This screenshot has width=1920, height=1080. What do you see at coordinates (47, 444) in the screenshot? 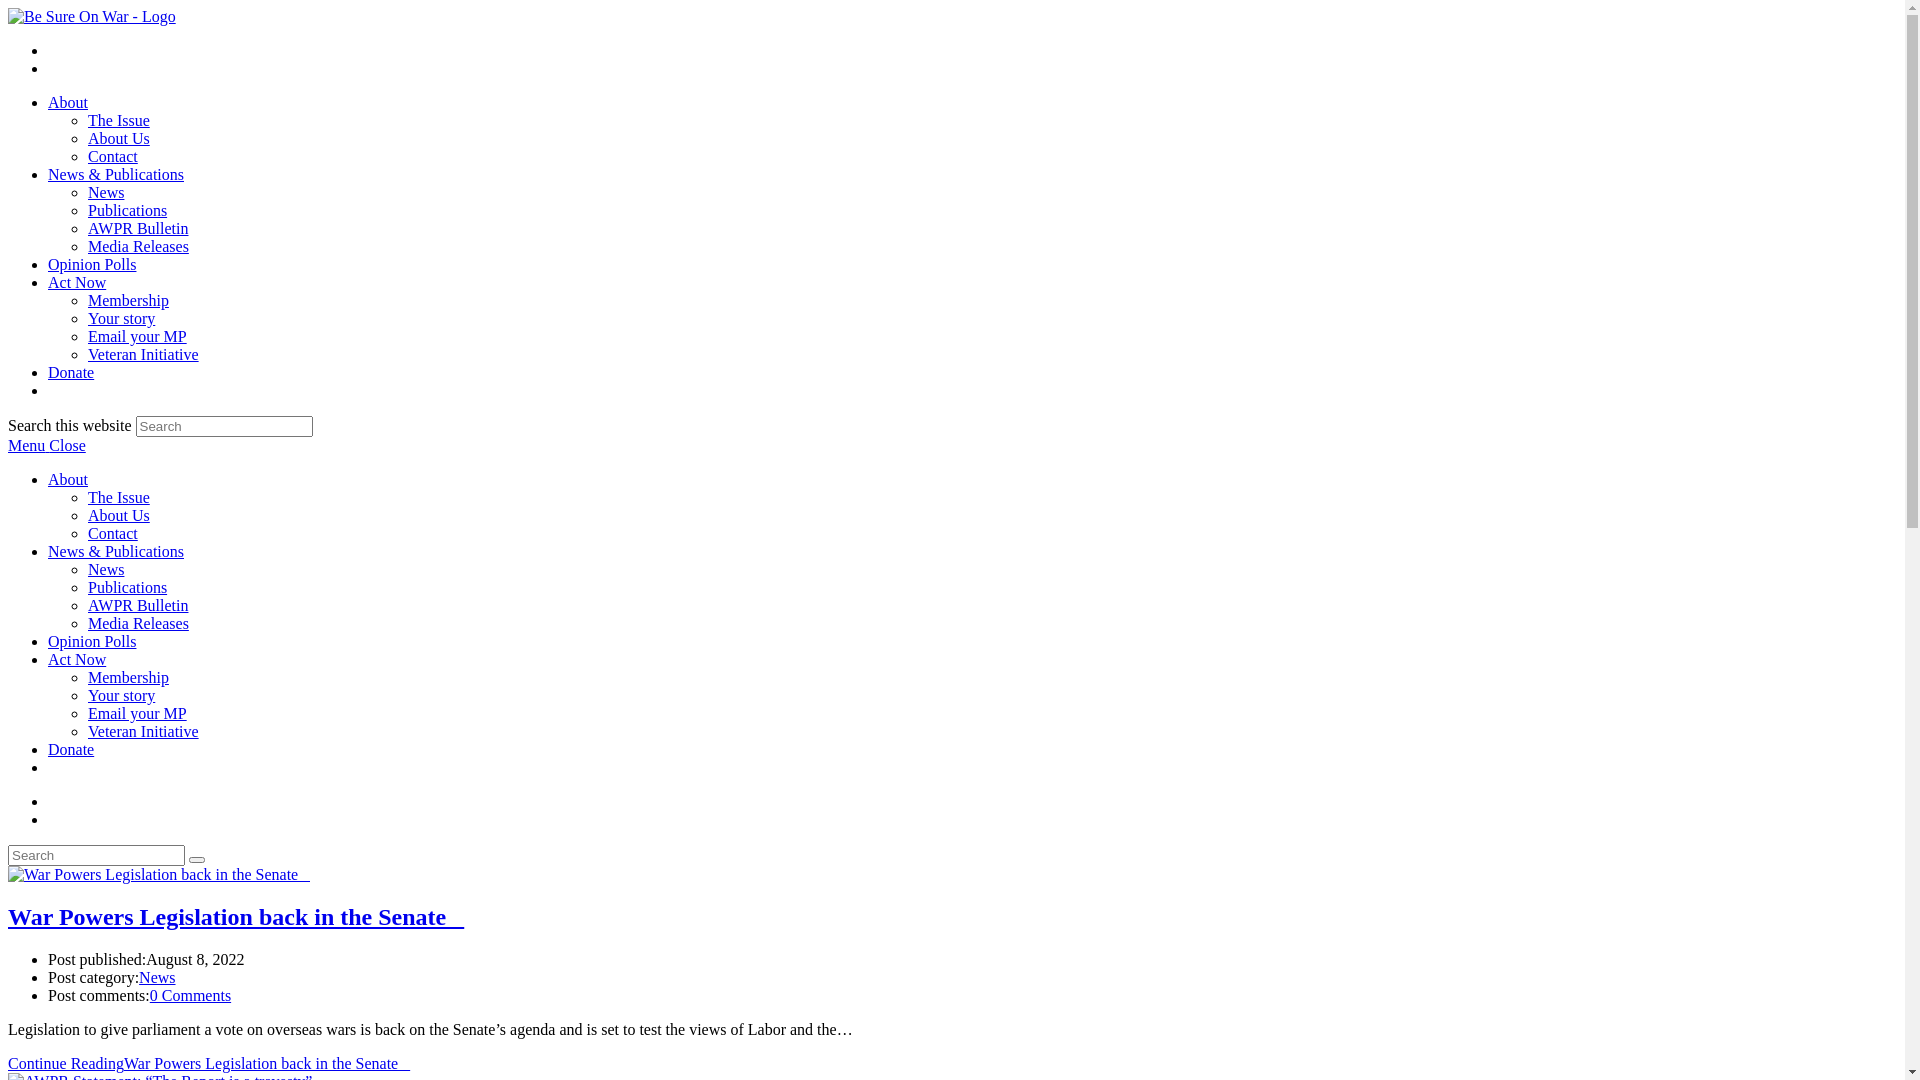
I see `'Menu Close'` at bounding box center [47, 444].